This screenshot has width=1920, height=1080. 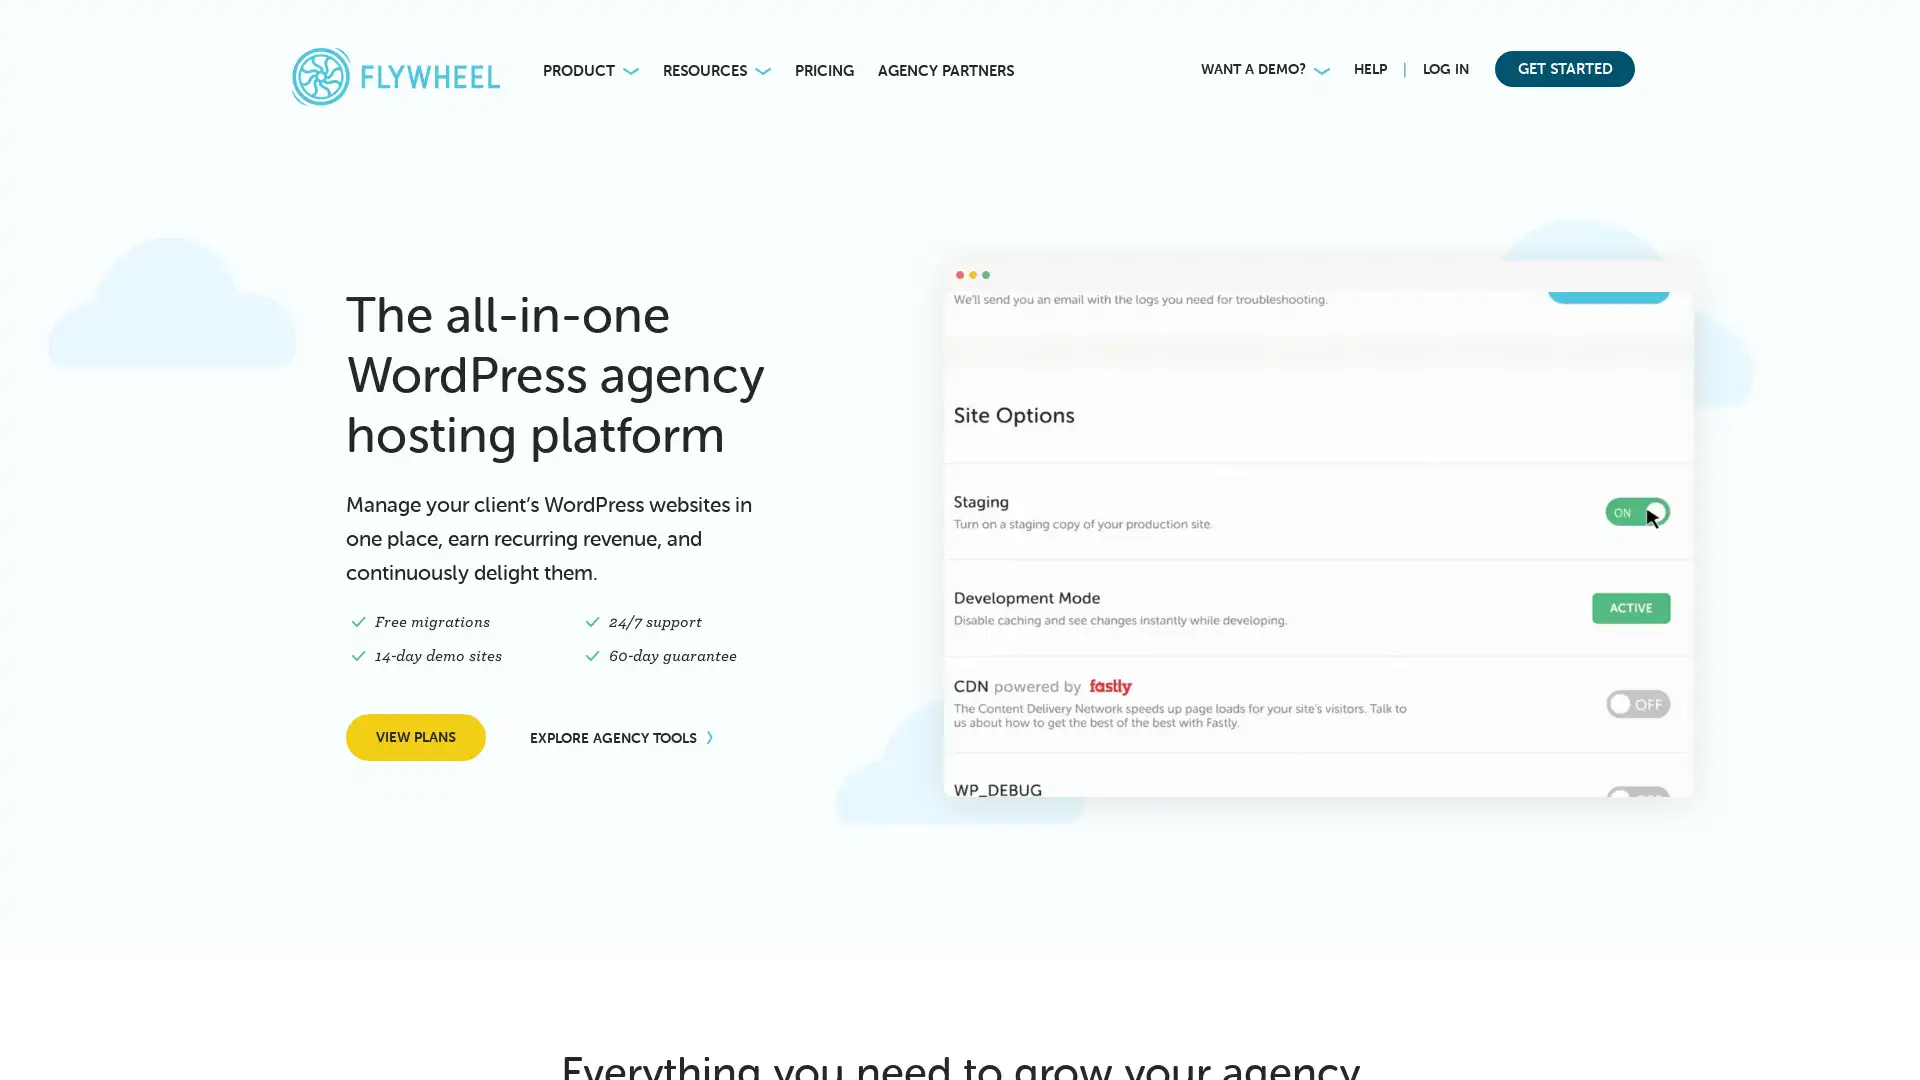 I want to click on JOIN NOW, so click(x=1346, y=30).